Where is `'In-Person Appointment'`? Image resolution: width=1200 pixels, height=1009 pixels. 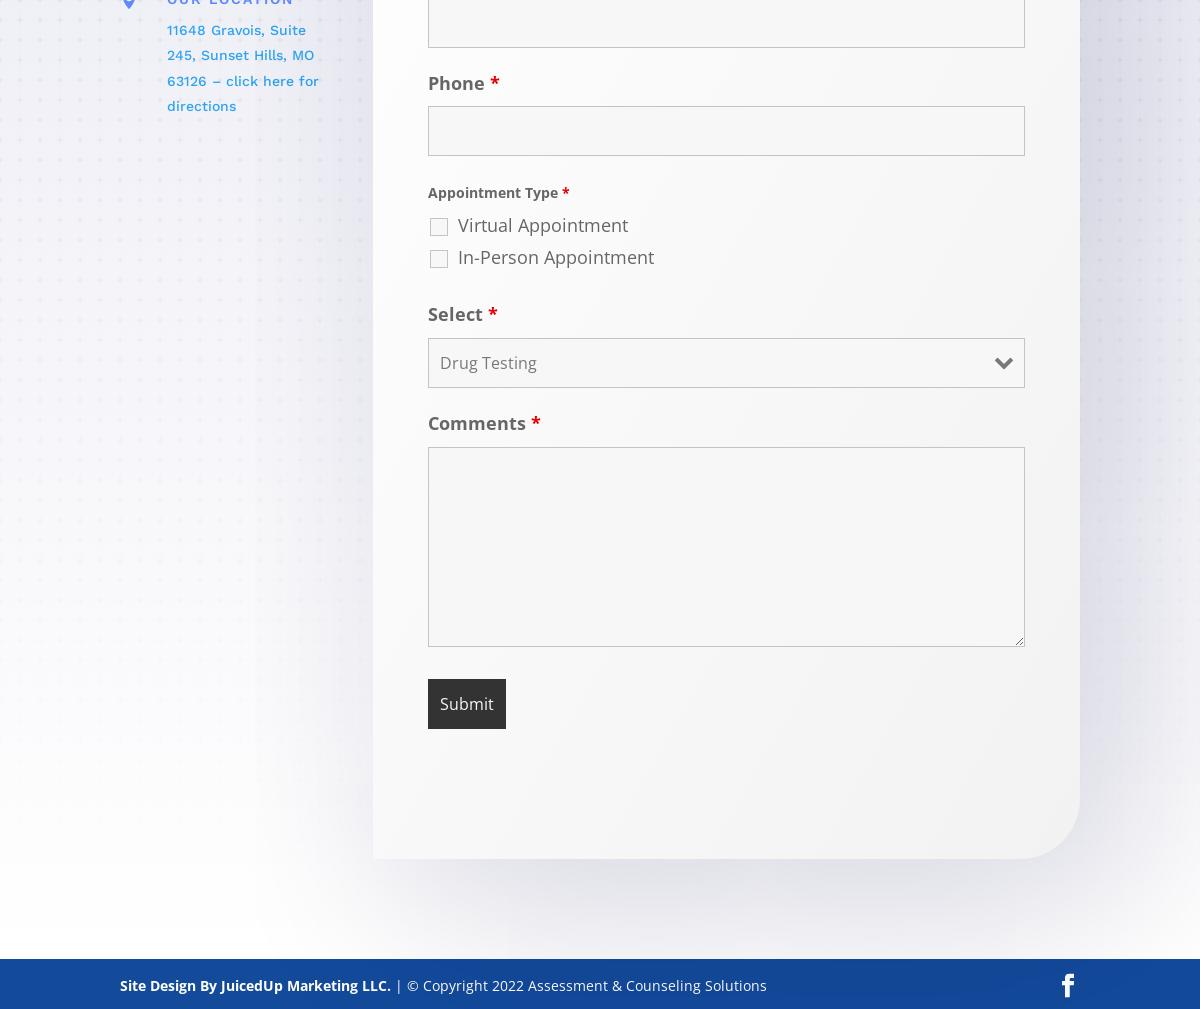 'In-Person Appointment' is located at coordinates (554, 255).